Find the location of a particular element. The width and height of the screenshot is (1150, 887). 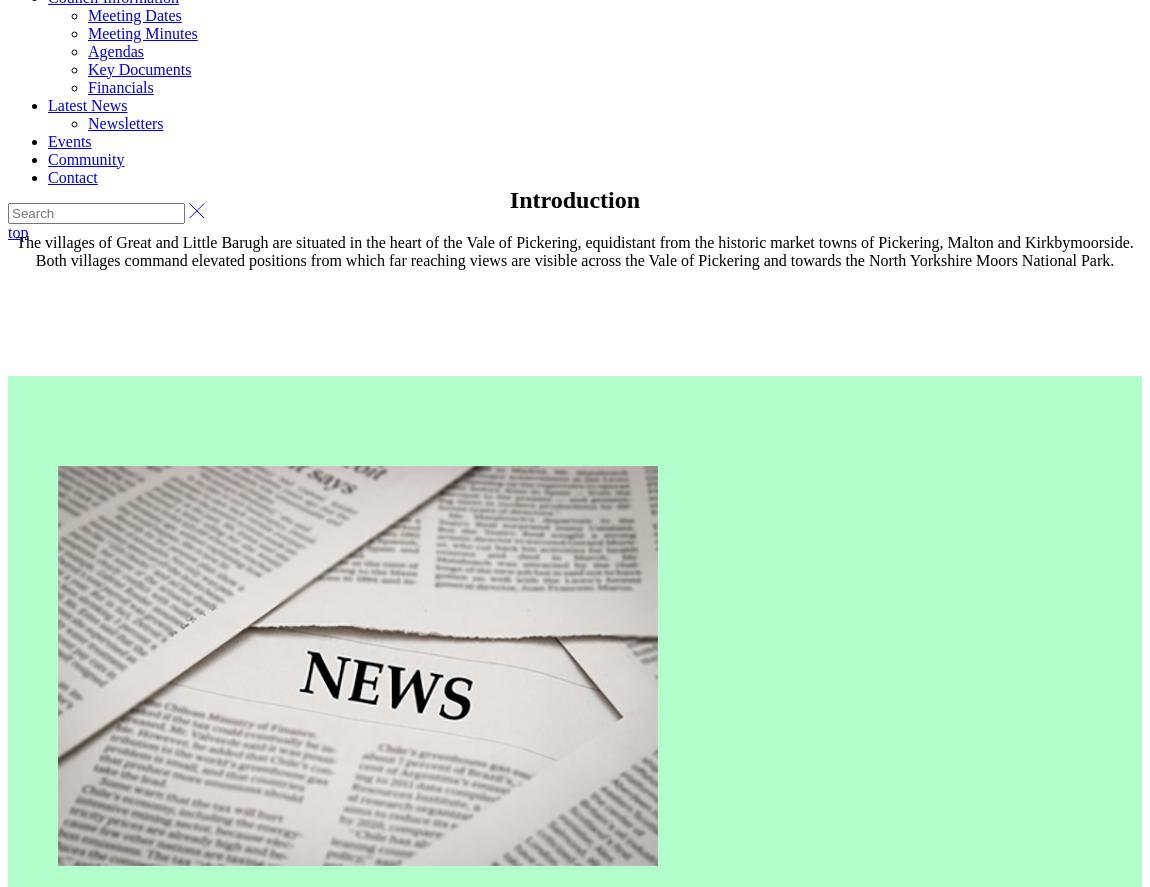

'Financials' is located at coordinates (119, 85).